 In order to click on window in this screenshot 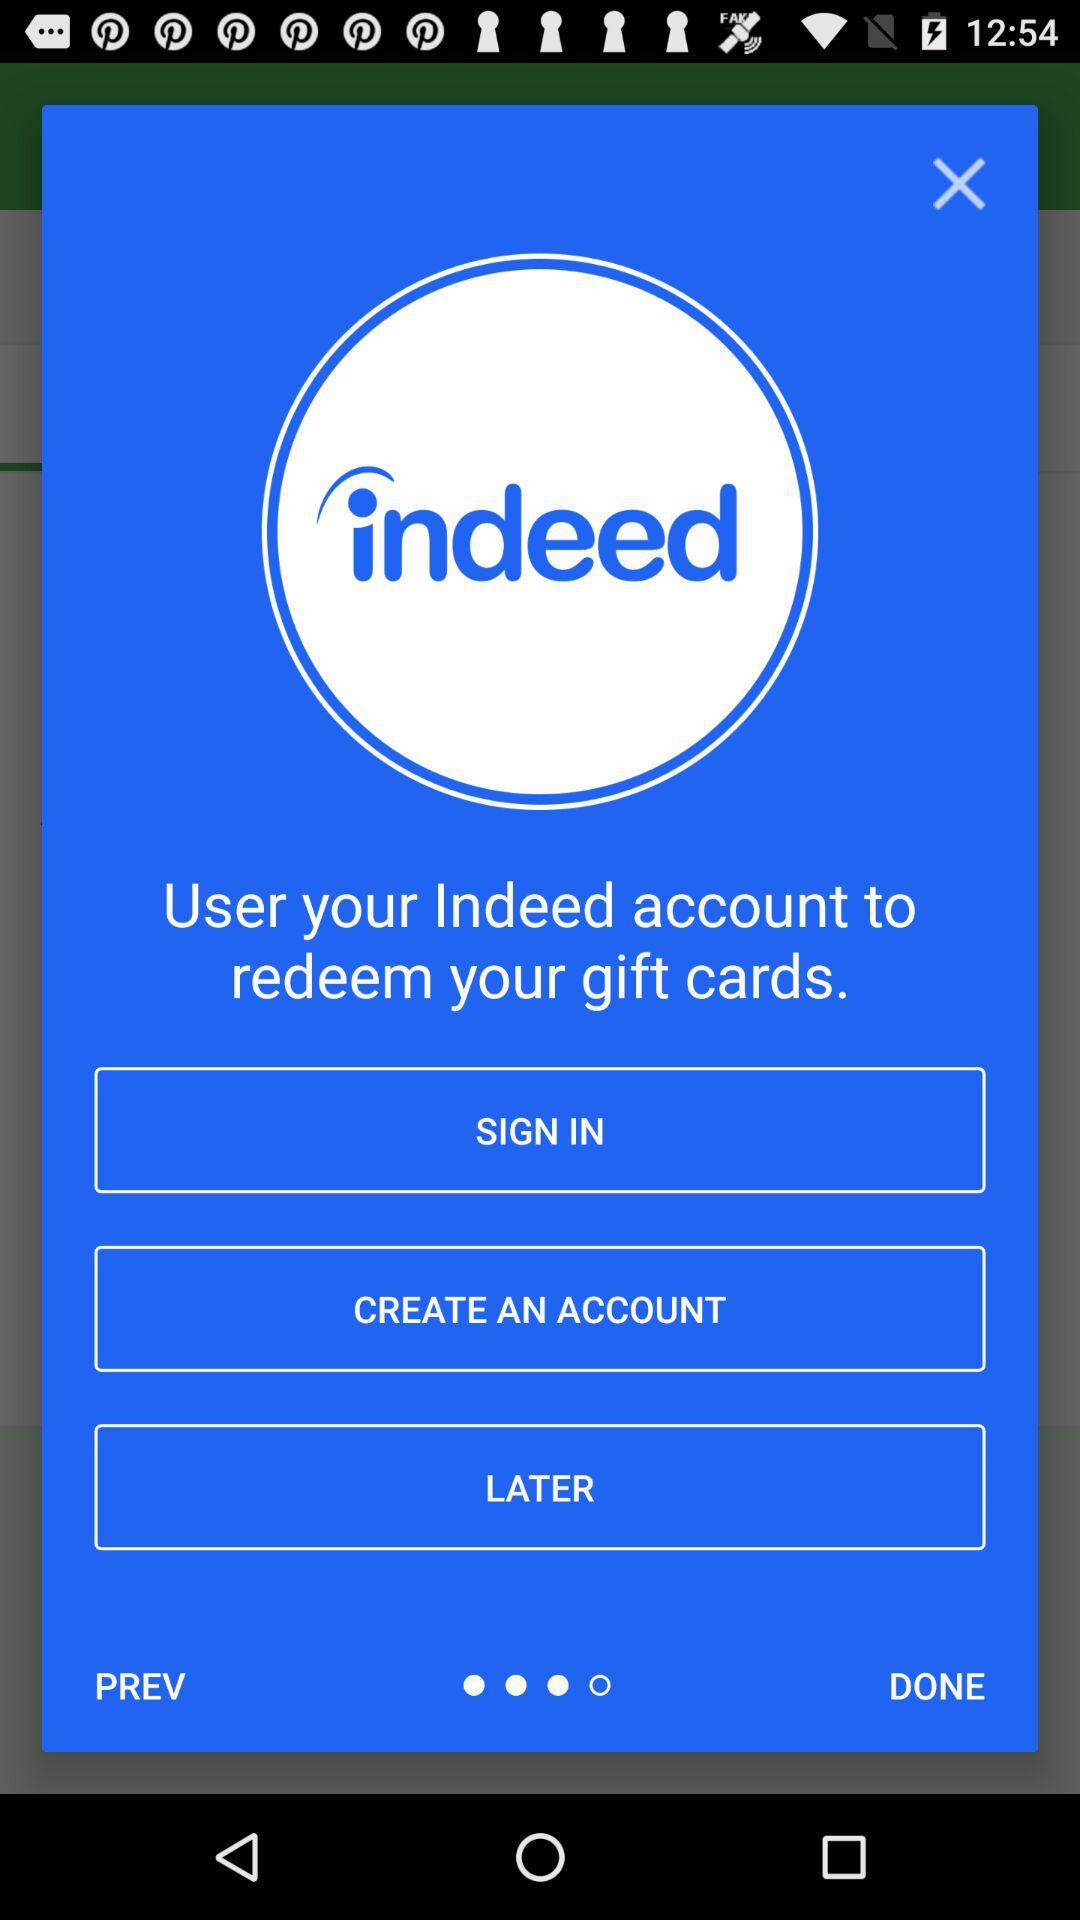, I will do `click(958, 183)`.